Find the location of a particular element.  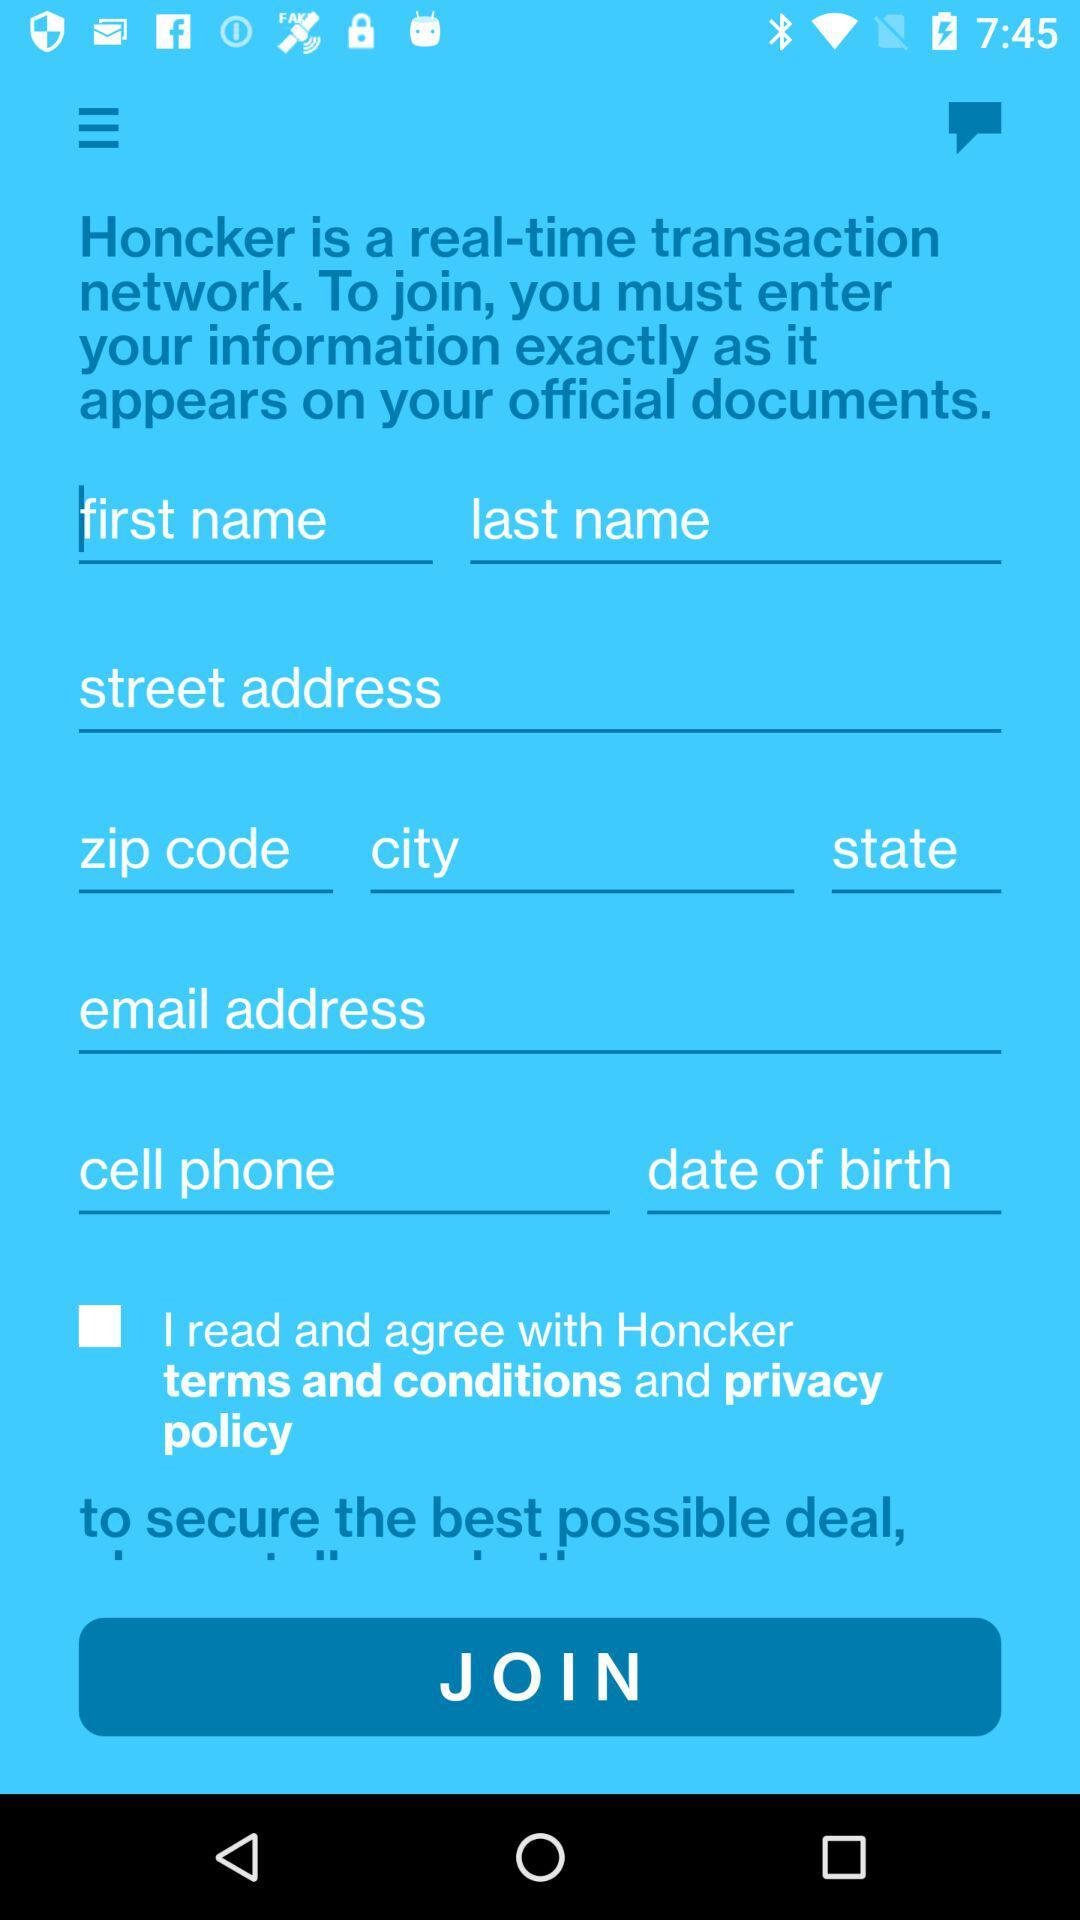

open chat is located at coordinates (974, 127).